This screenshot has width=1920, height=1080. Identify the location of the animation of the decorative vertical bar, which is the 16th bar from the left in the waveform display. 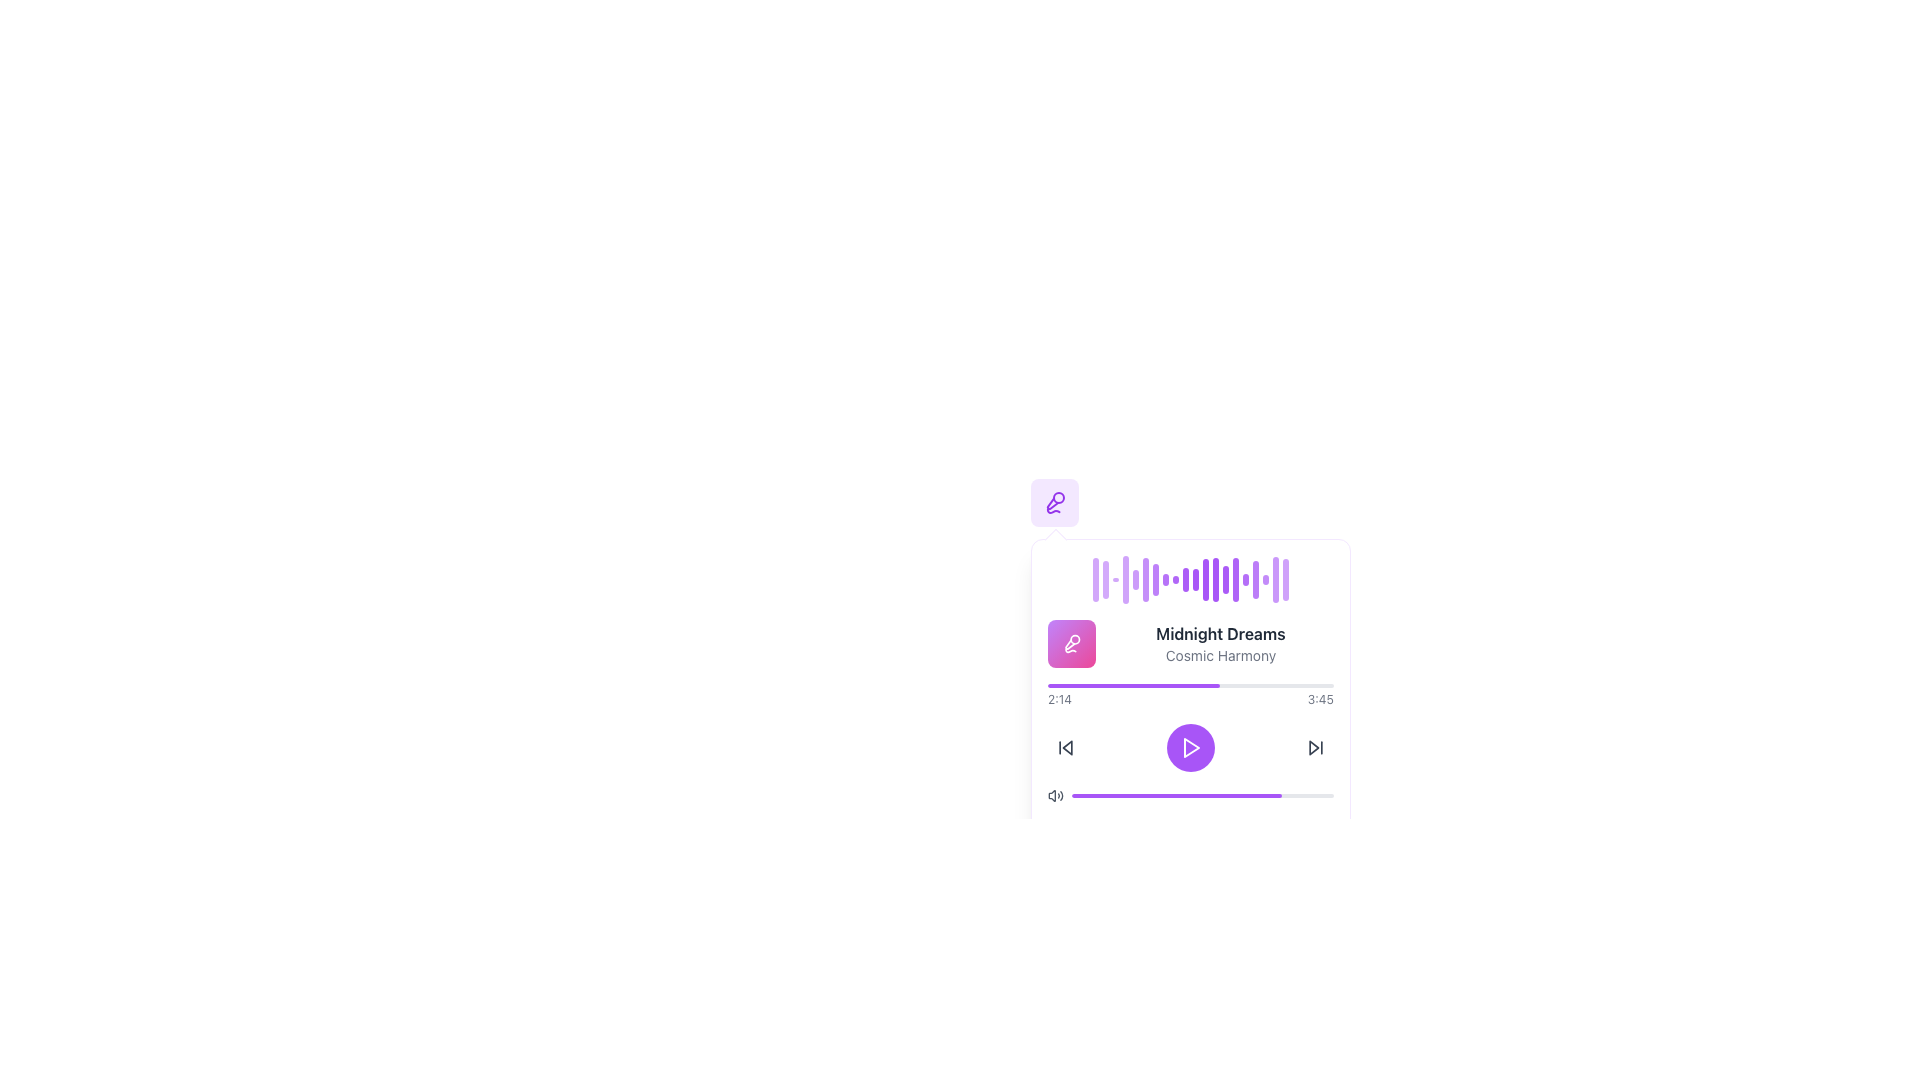
(1245, 578).